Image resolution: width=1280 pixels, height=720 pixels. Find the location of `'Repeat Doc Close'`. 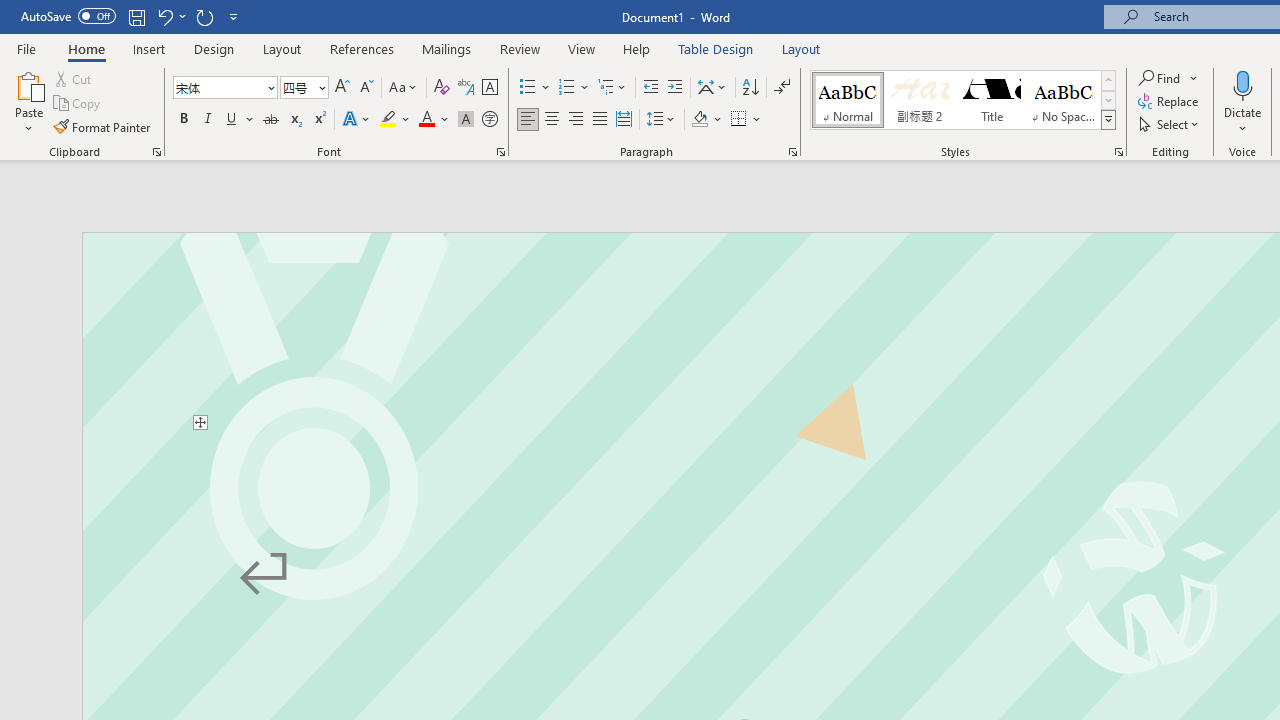

'Repeat Doc Close' is located at coordinates (204, 16).